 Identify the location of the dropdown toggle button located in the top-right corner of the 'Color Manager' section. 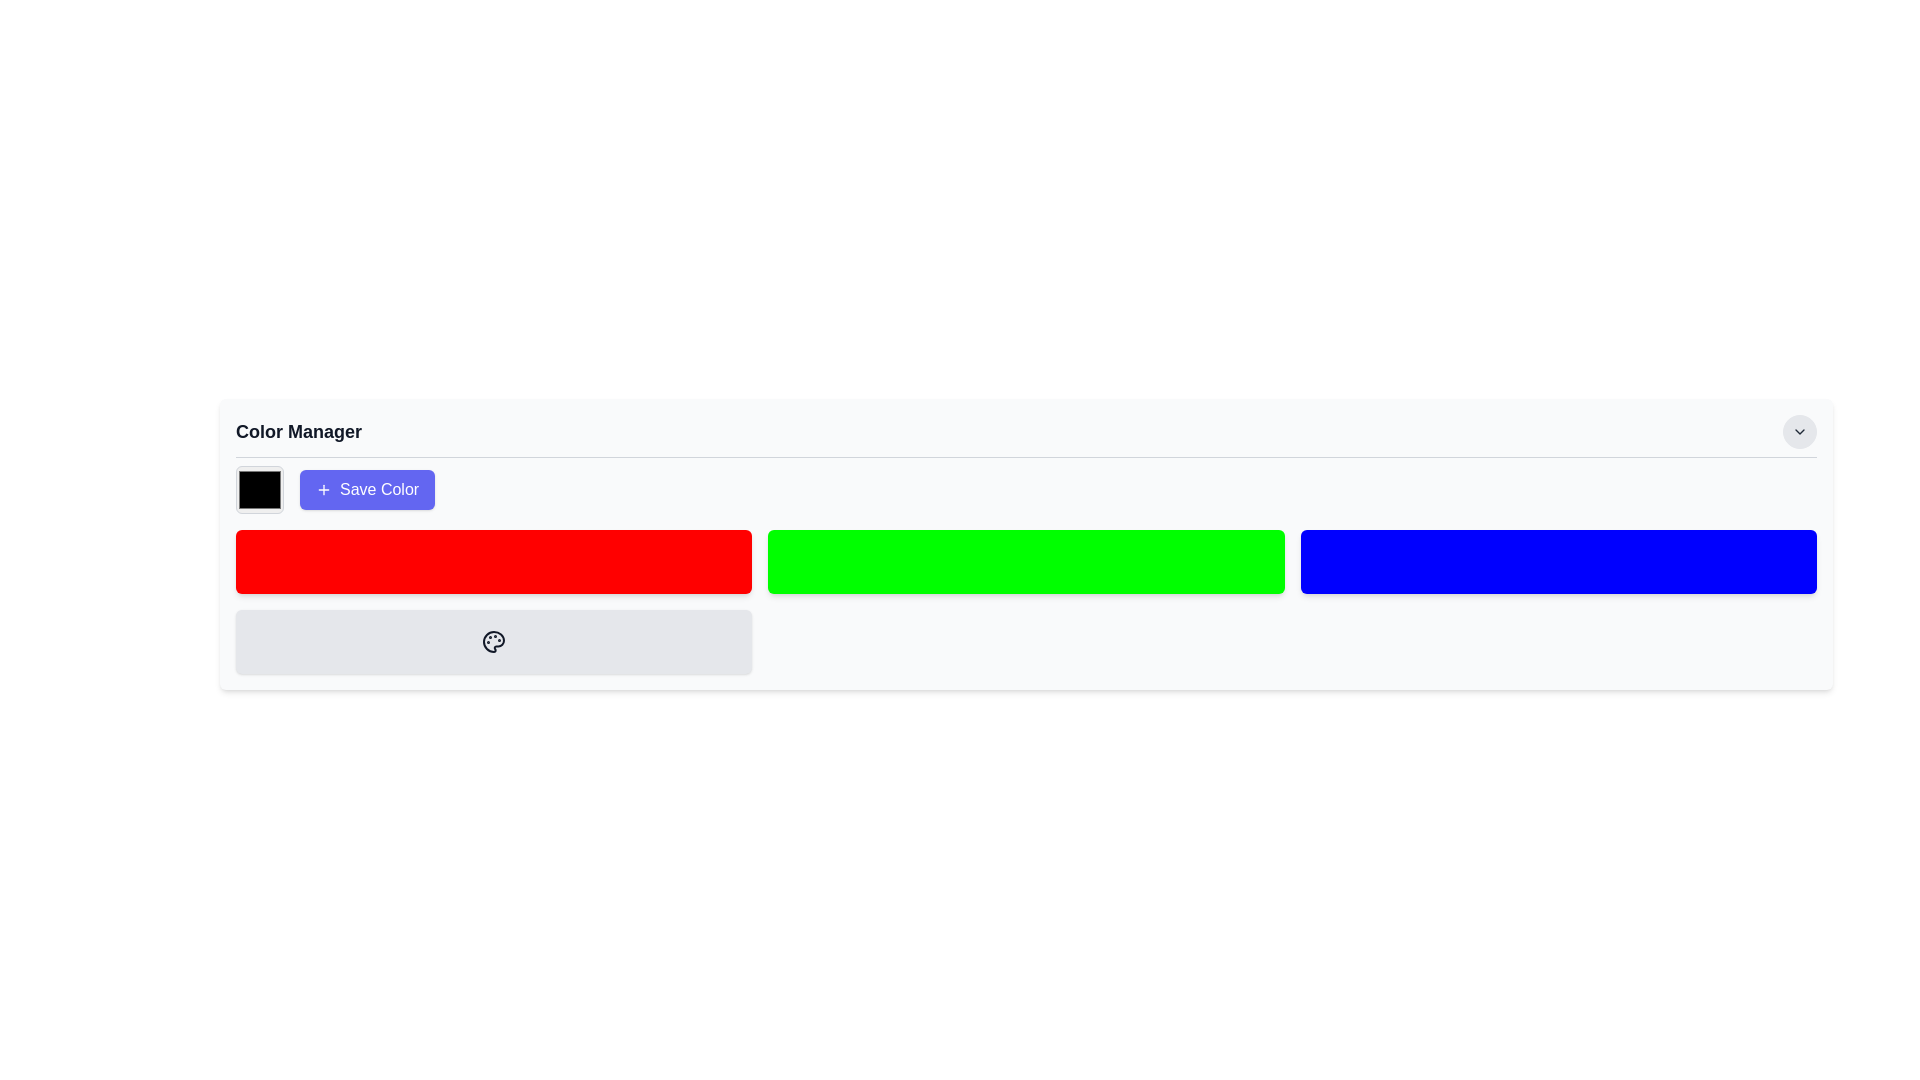
(1800, 431).